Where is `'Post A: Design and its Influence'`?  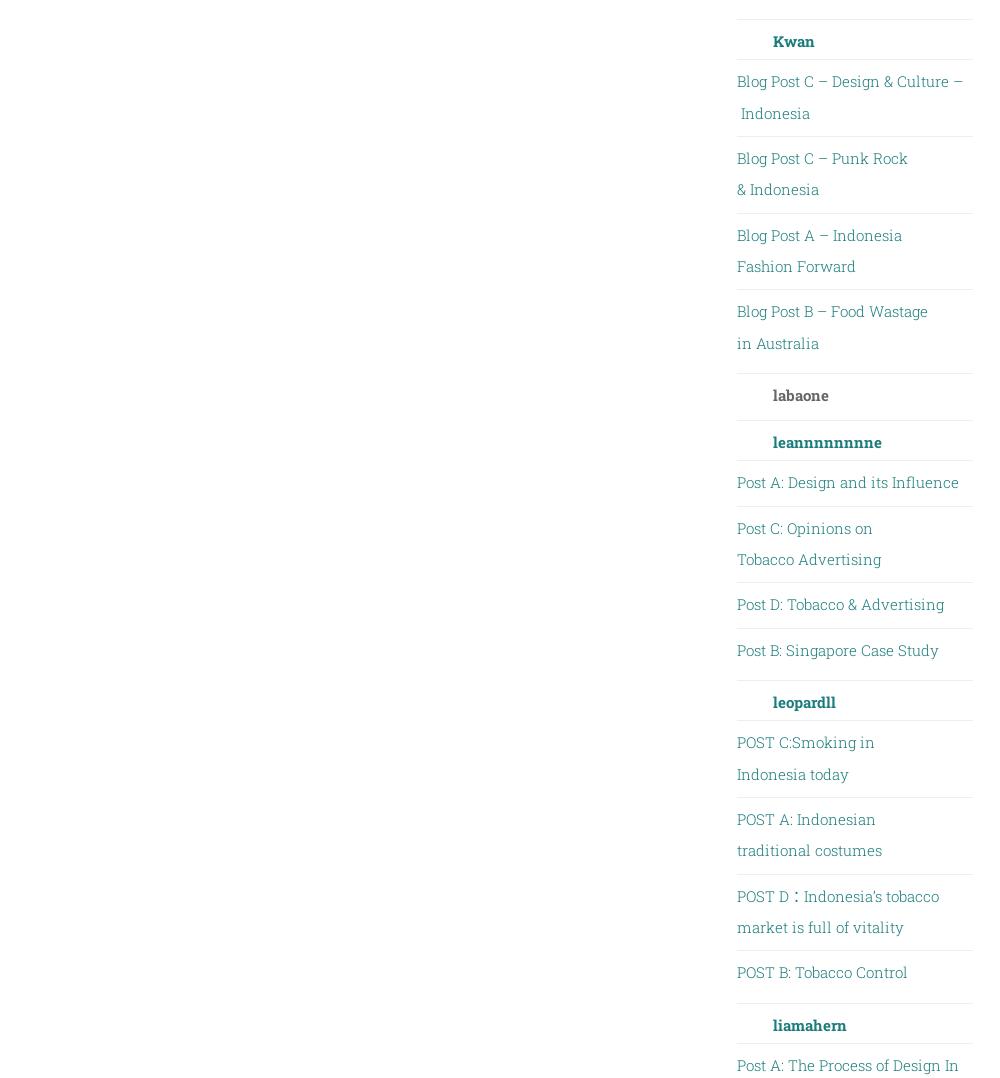 'Post A: Design and its Influence' is located at coordinates (846, 480).